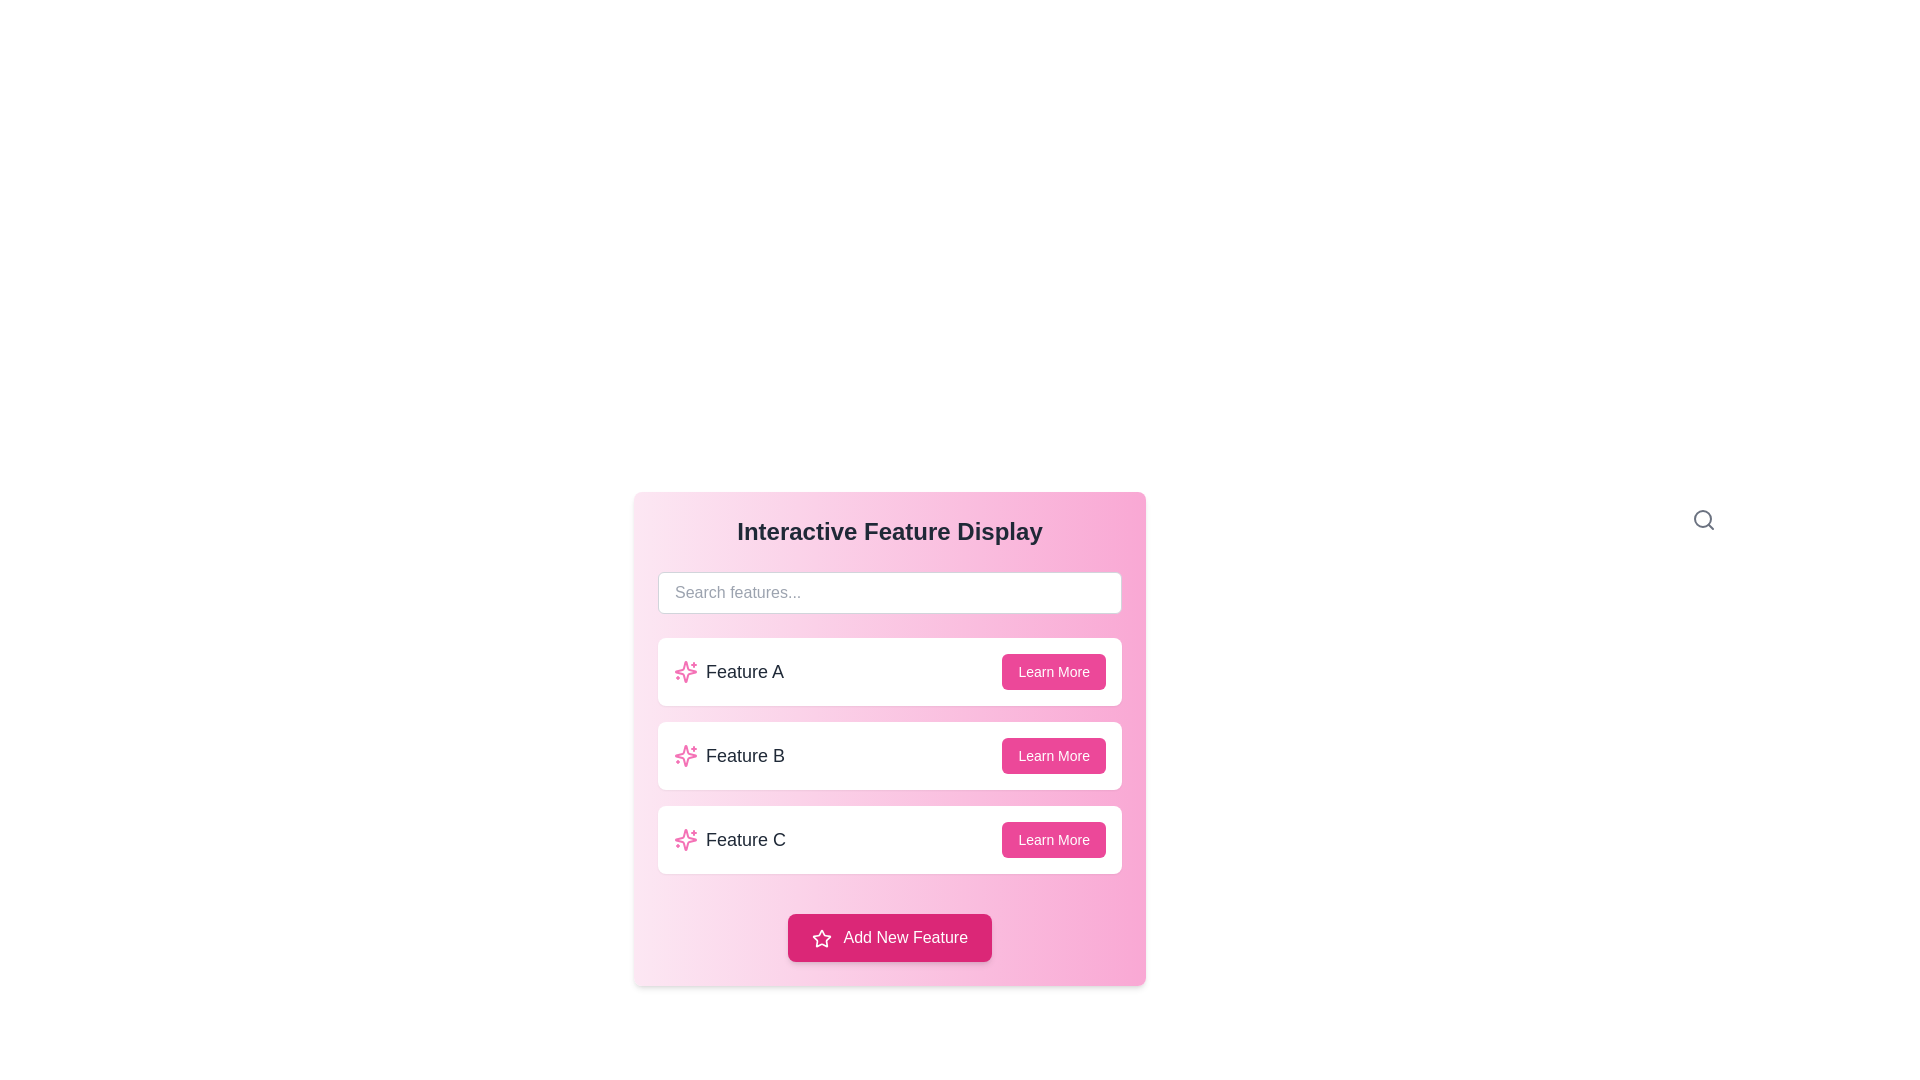 This screenshot has width=1920, height=1080. I want to click on the decorative star icon located on the far left side of the 'Add New Feature' button, preceding the text, so click(821, 938).